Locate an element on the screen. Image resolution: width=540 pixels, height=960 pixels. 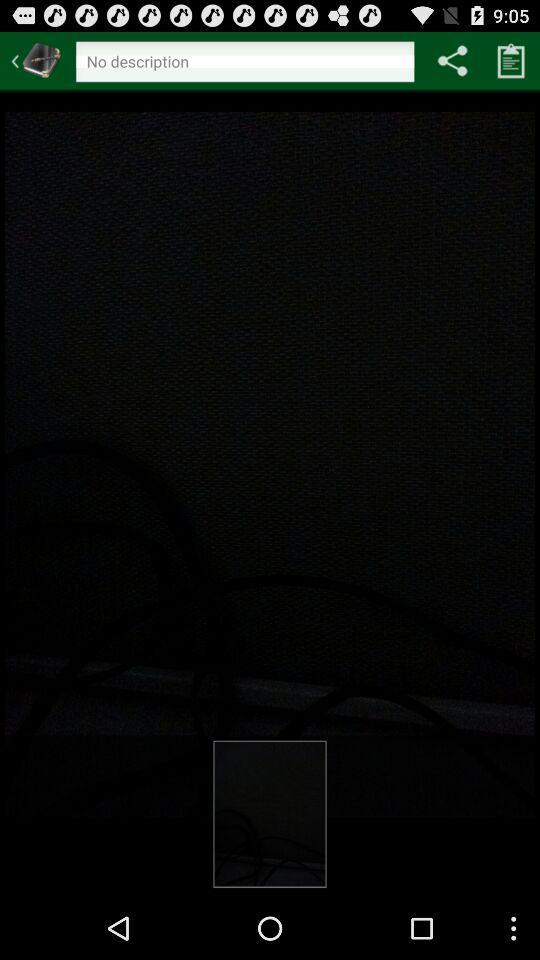
share is located at coordinates (452, 59).